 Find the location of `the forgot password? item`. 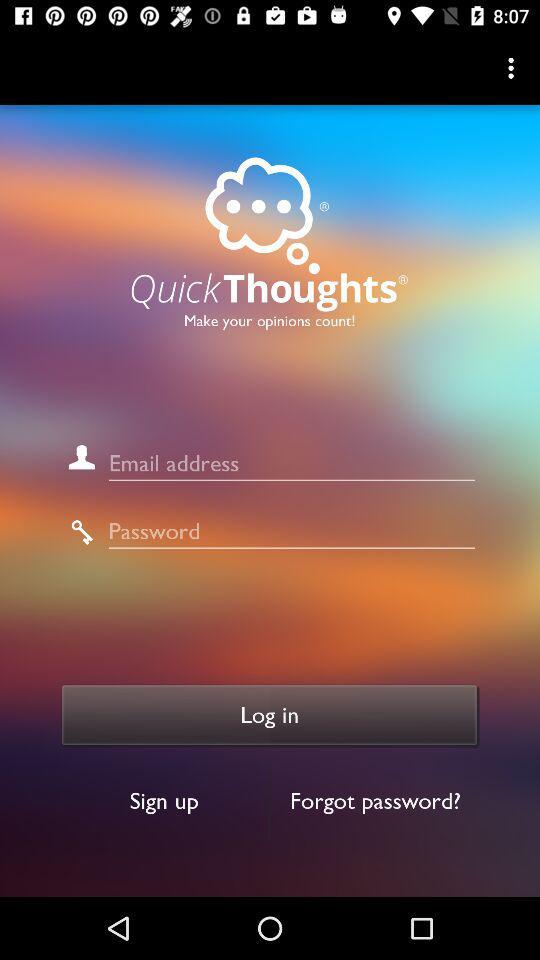

the forgot password? item is located at coordinates (375, 801).